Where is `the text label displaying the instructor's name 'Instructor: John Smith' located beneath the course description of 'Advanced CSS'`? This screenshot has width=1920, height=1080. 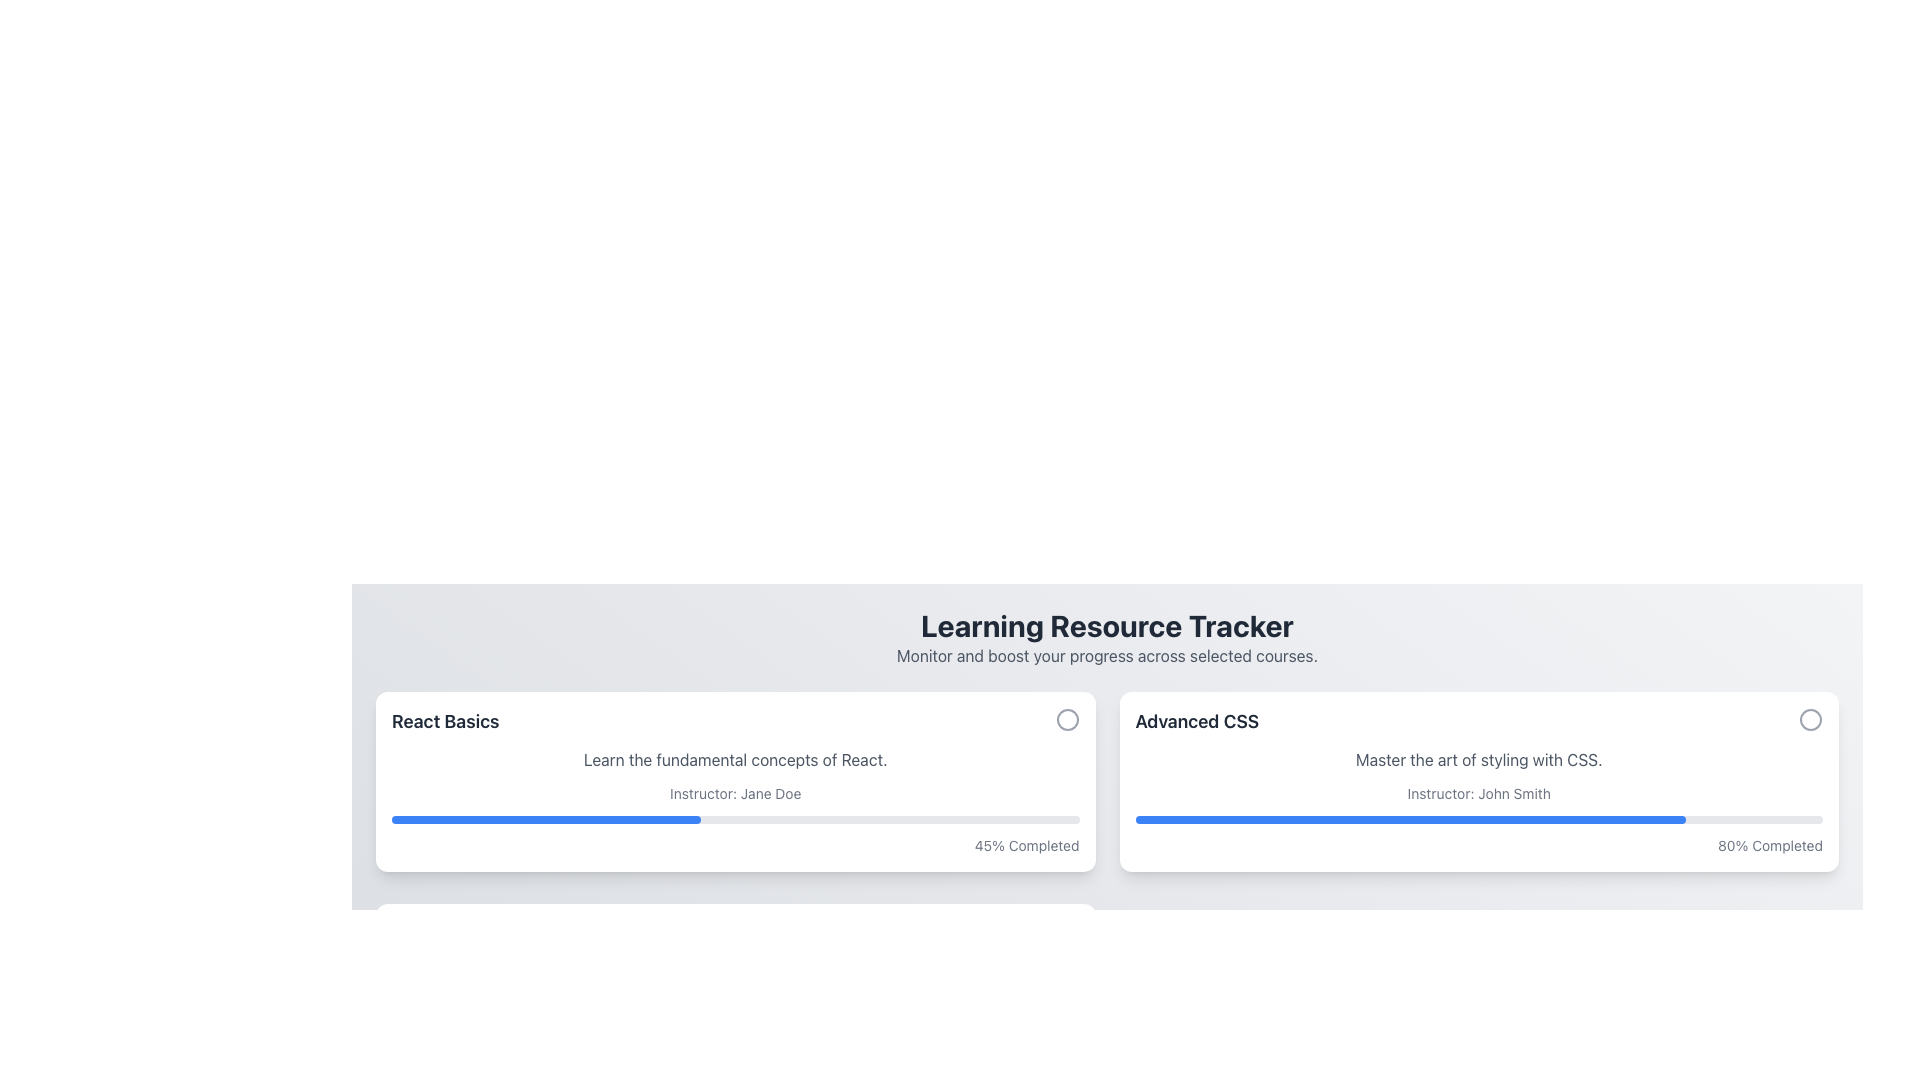 the text label displaying the instructor's name 'Instructor: John Smith' located beneath the course description of 'Advanced CSS' is located at coordinates (1479, 793).